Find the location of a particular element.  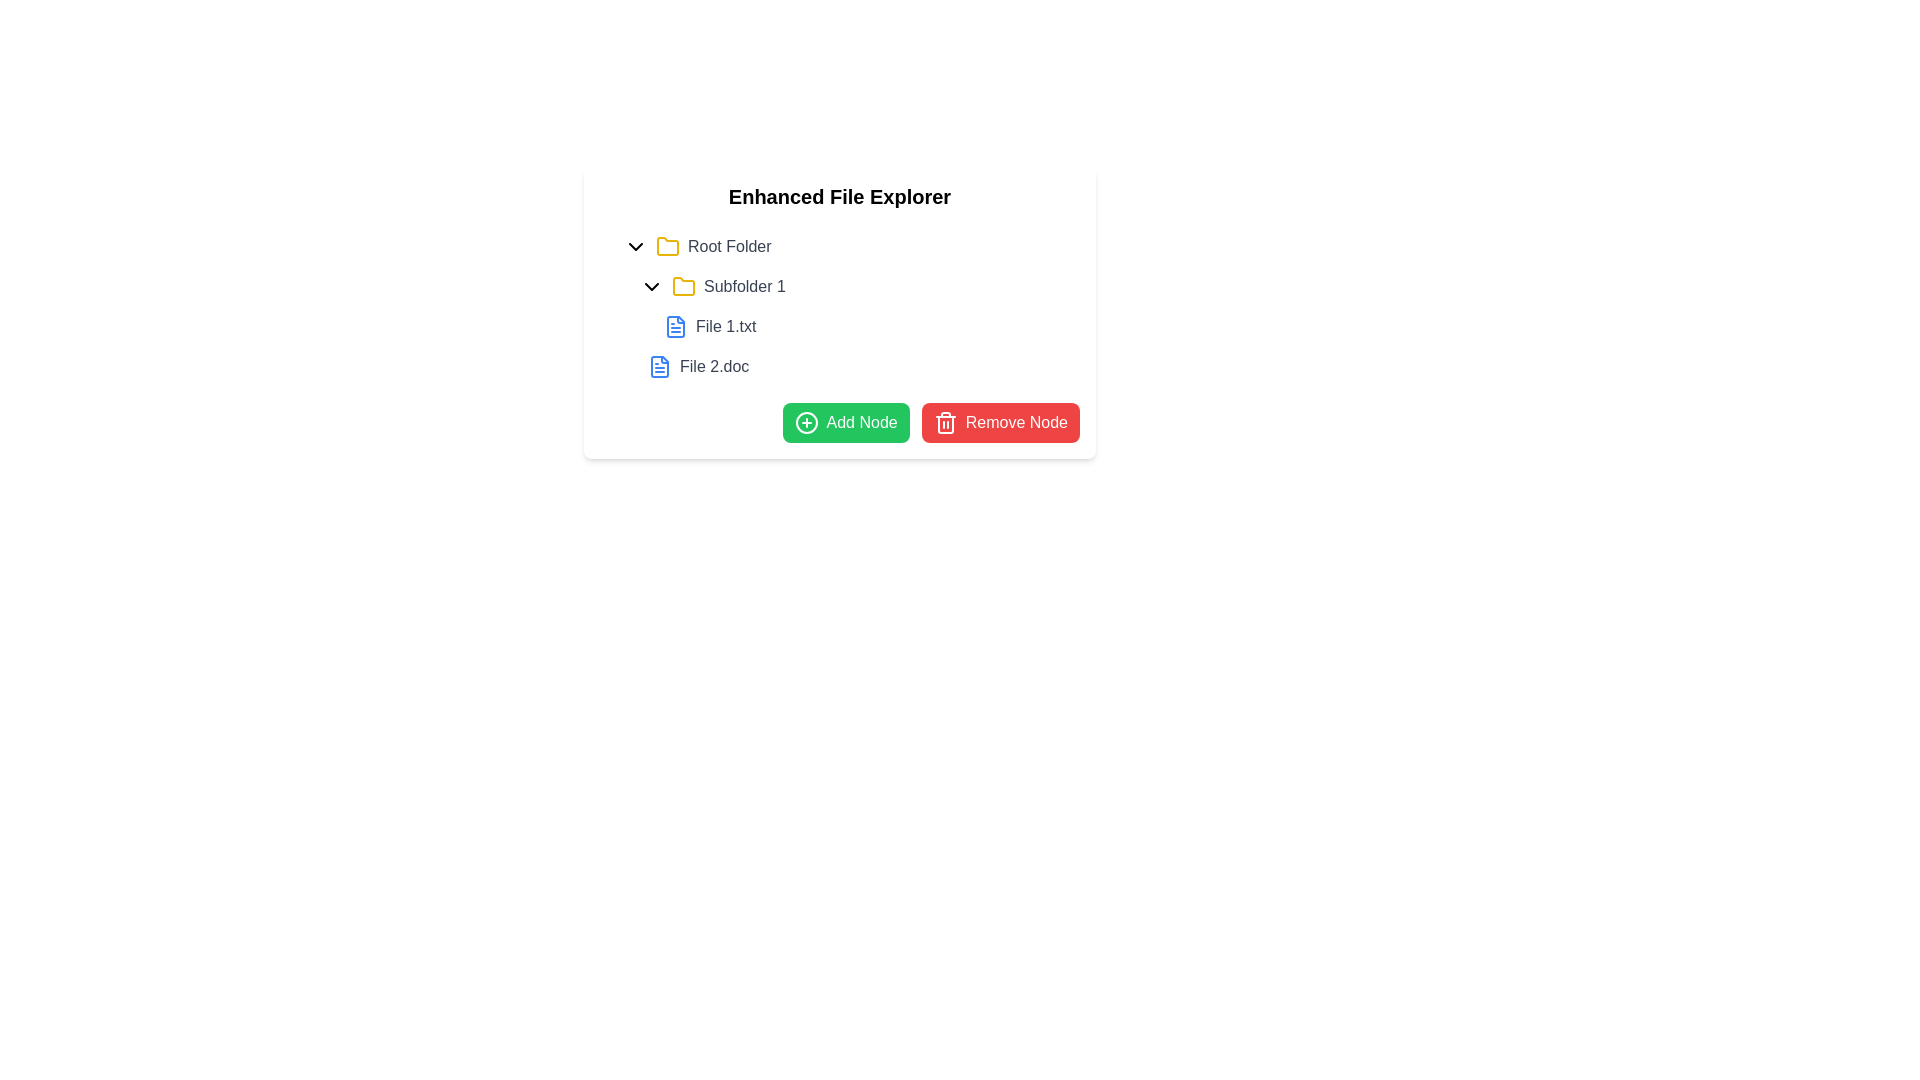

the 'Root Folder' text label, which is styled in gray and positioned to the right of a yellow folder icon in the Enhanced File Explorer interface is located at coordinates (728, 245).